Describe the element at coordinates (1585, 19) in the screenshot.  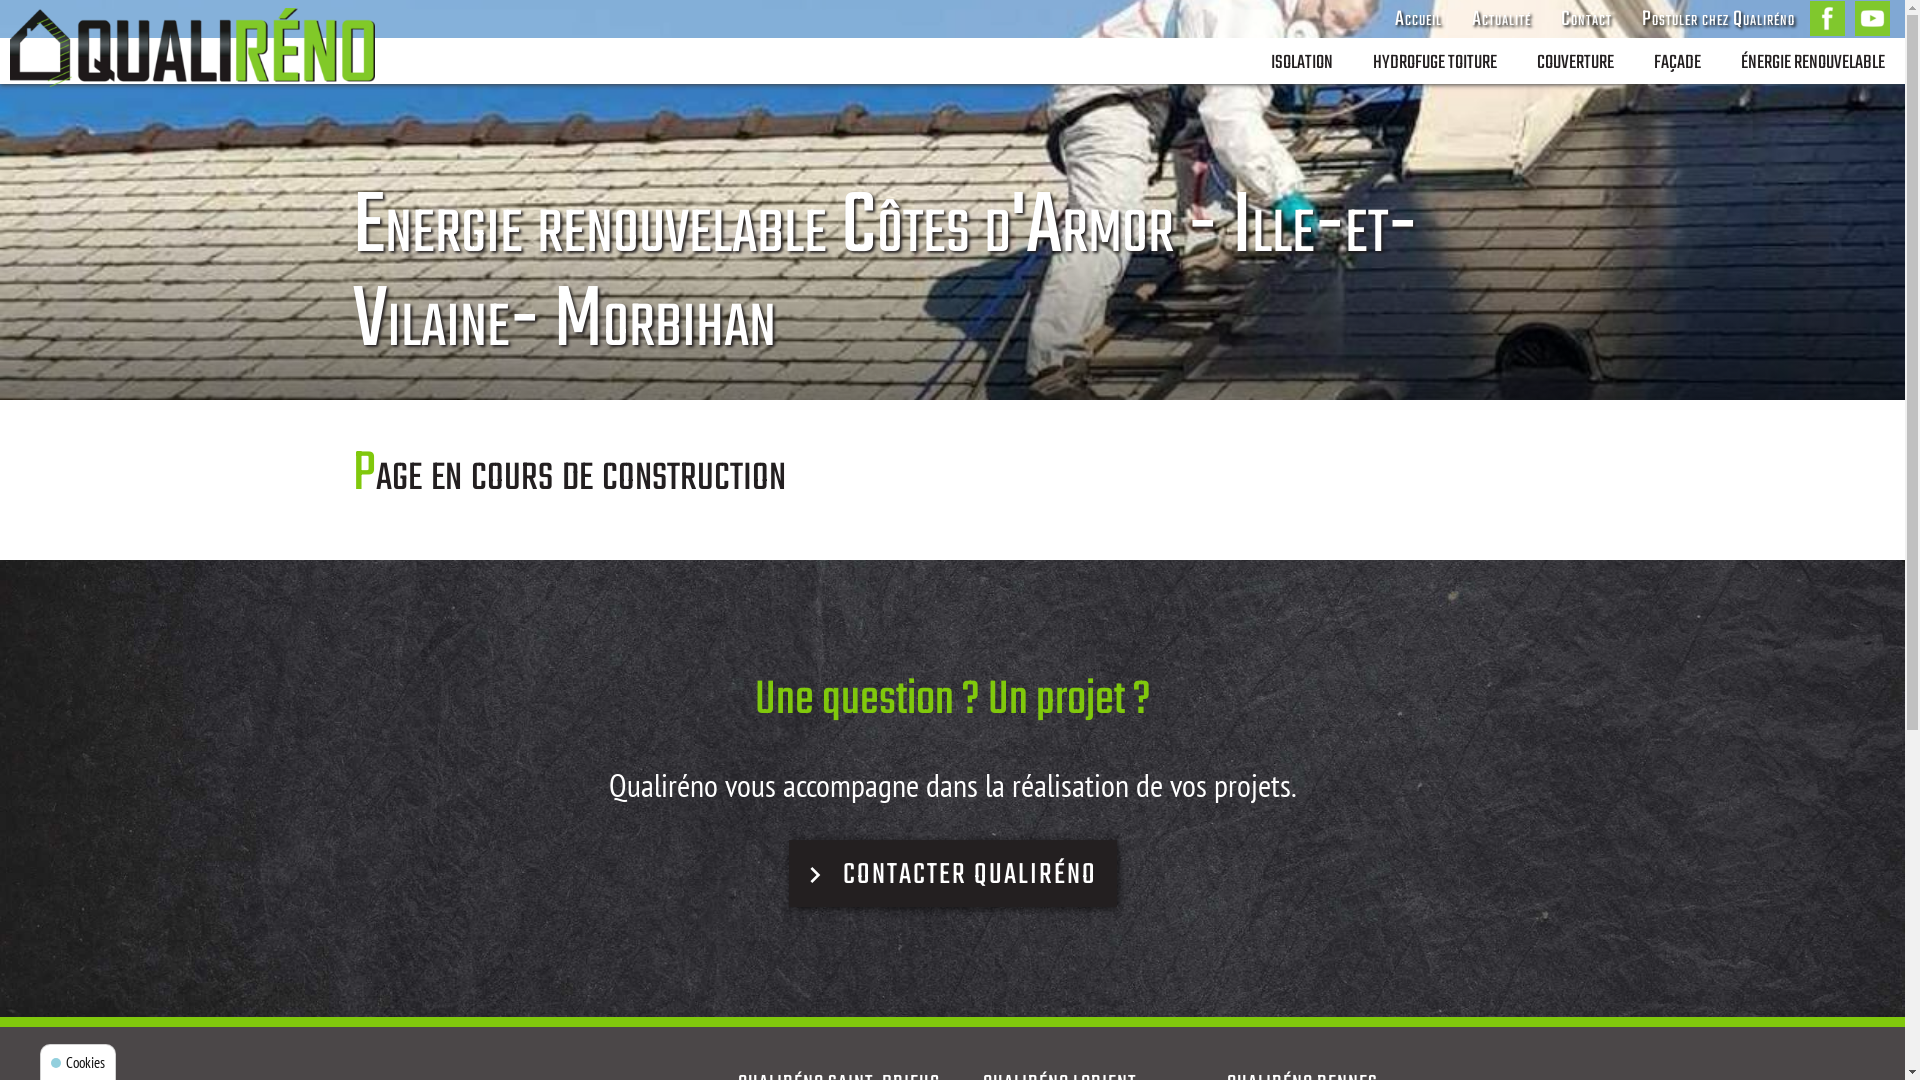
I see `'Contact'` at that location.